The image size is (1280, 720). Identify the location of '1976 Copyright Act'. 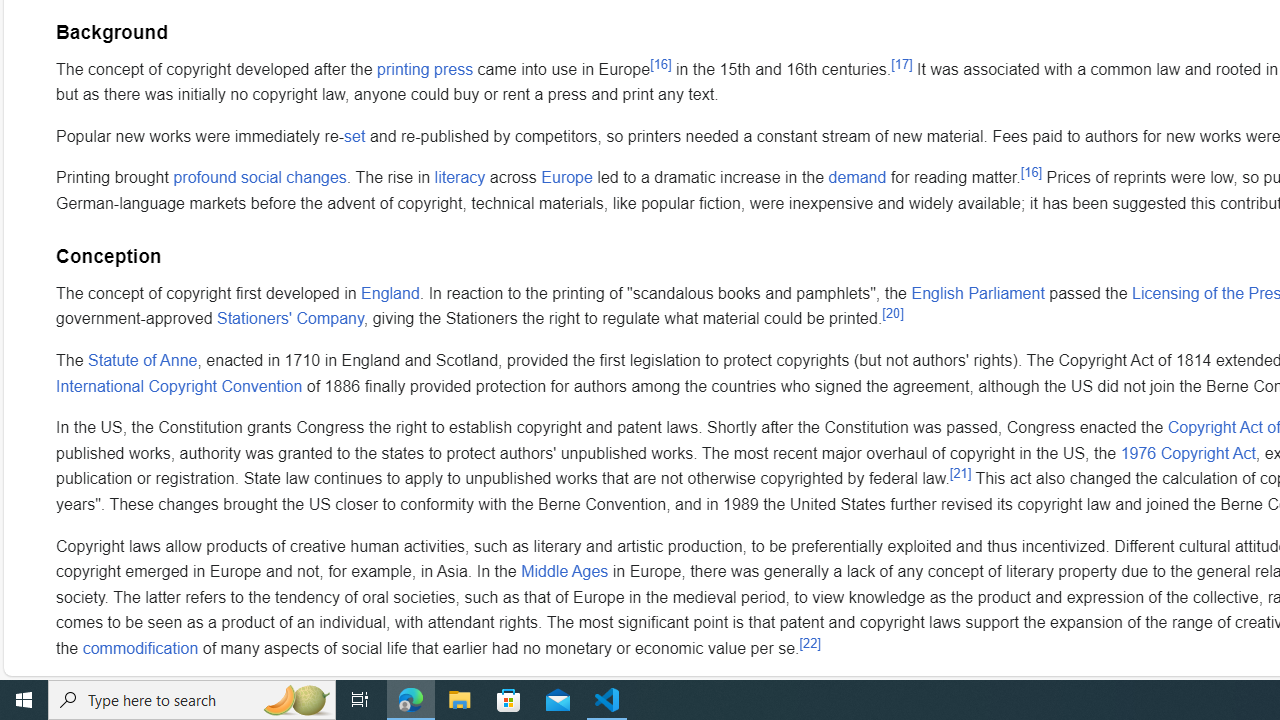
(1187, 453).